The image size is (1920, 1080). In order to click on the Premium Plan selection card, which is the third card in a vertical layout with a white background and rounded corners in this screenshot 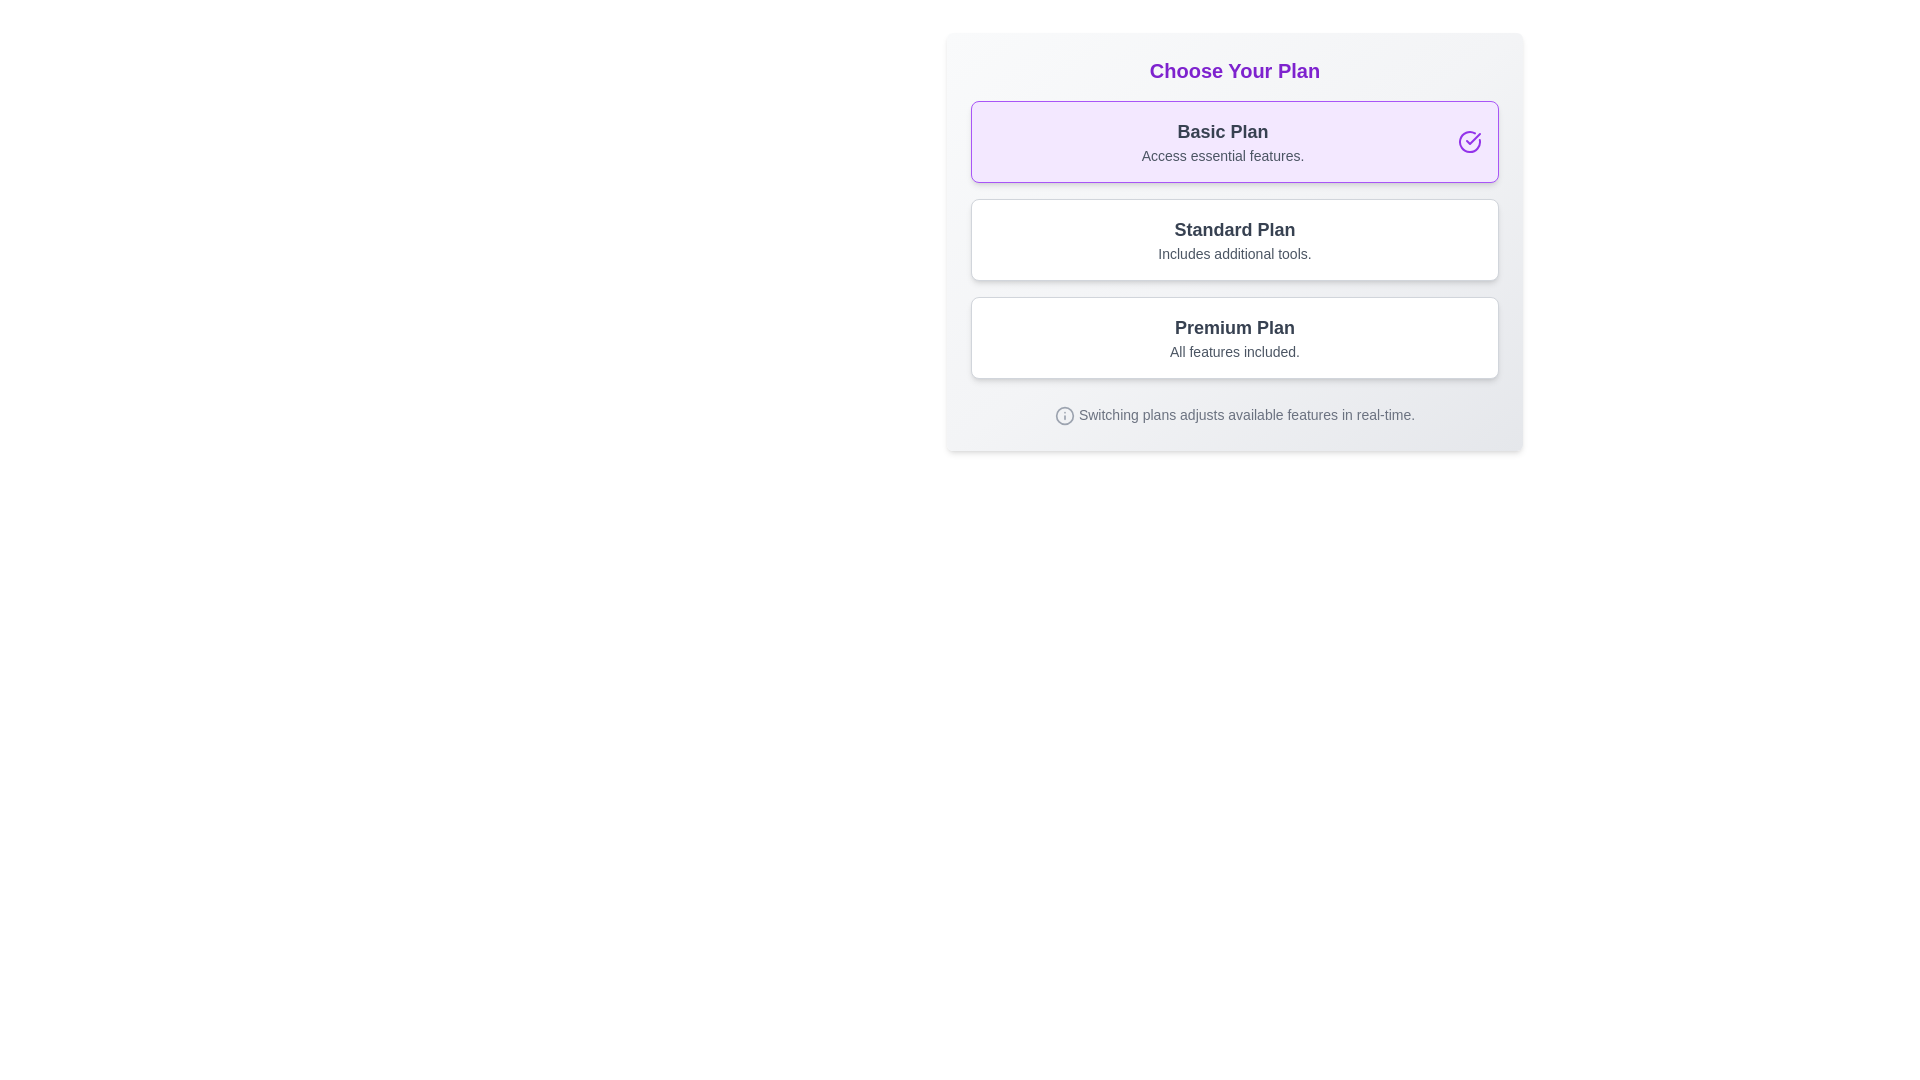, I will do `click(1233, 337)`.